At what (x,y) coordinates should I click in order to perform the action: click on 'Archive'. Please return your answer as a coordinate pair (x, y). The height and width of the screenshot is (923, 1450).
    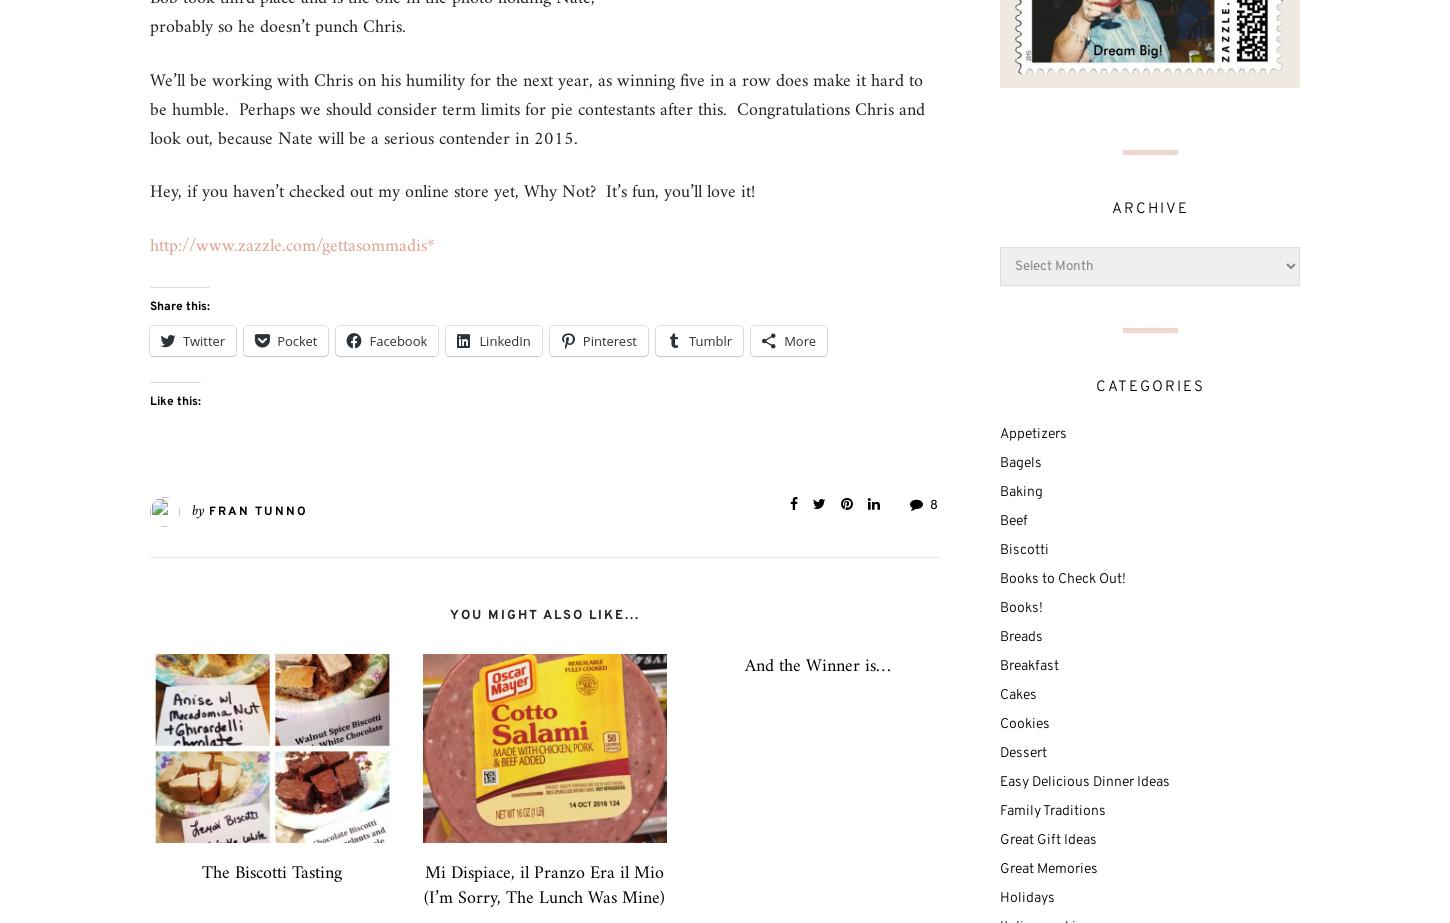
    Looking at the image, I should click on (1148, 208).